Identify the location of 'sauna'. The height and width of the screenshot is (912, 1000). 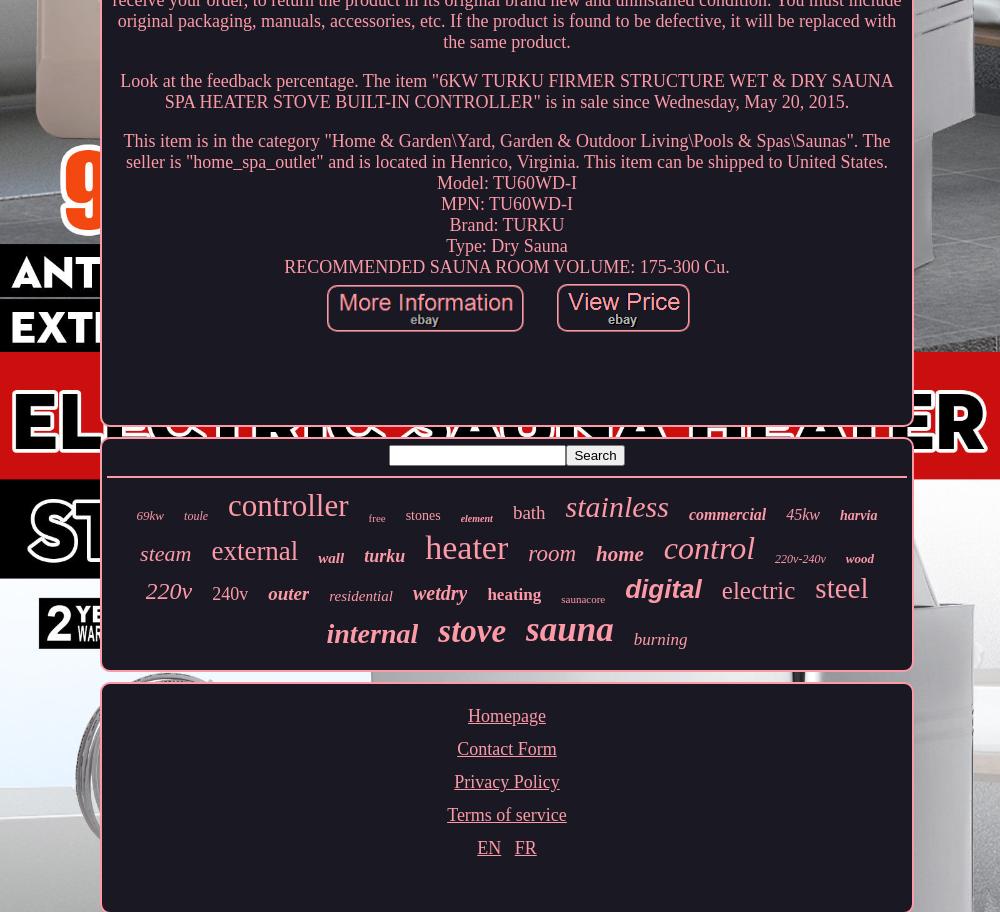
(526, 628).